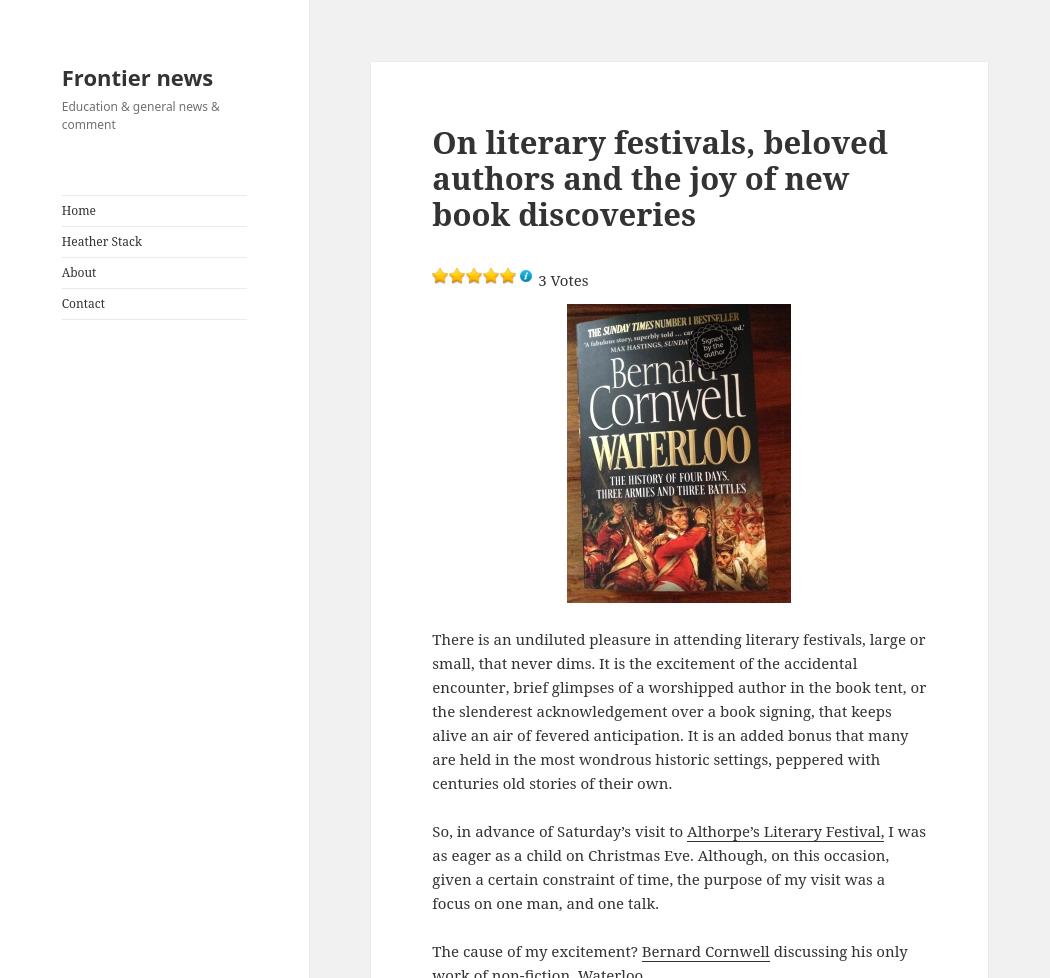 This screenshot has width=1050, height=978. What do you see at coordinates (536, 949) in the screenshot?
I see `'The cause of my excitement?'` at bounding box center [536, 949].